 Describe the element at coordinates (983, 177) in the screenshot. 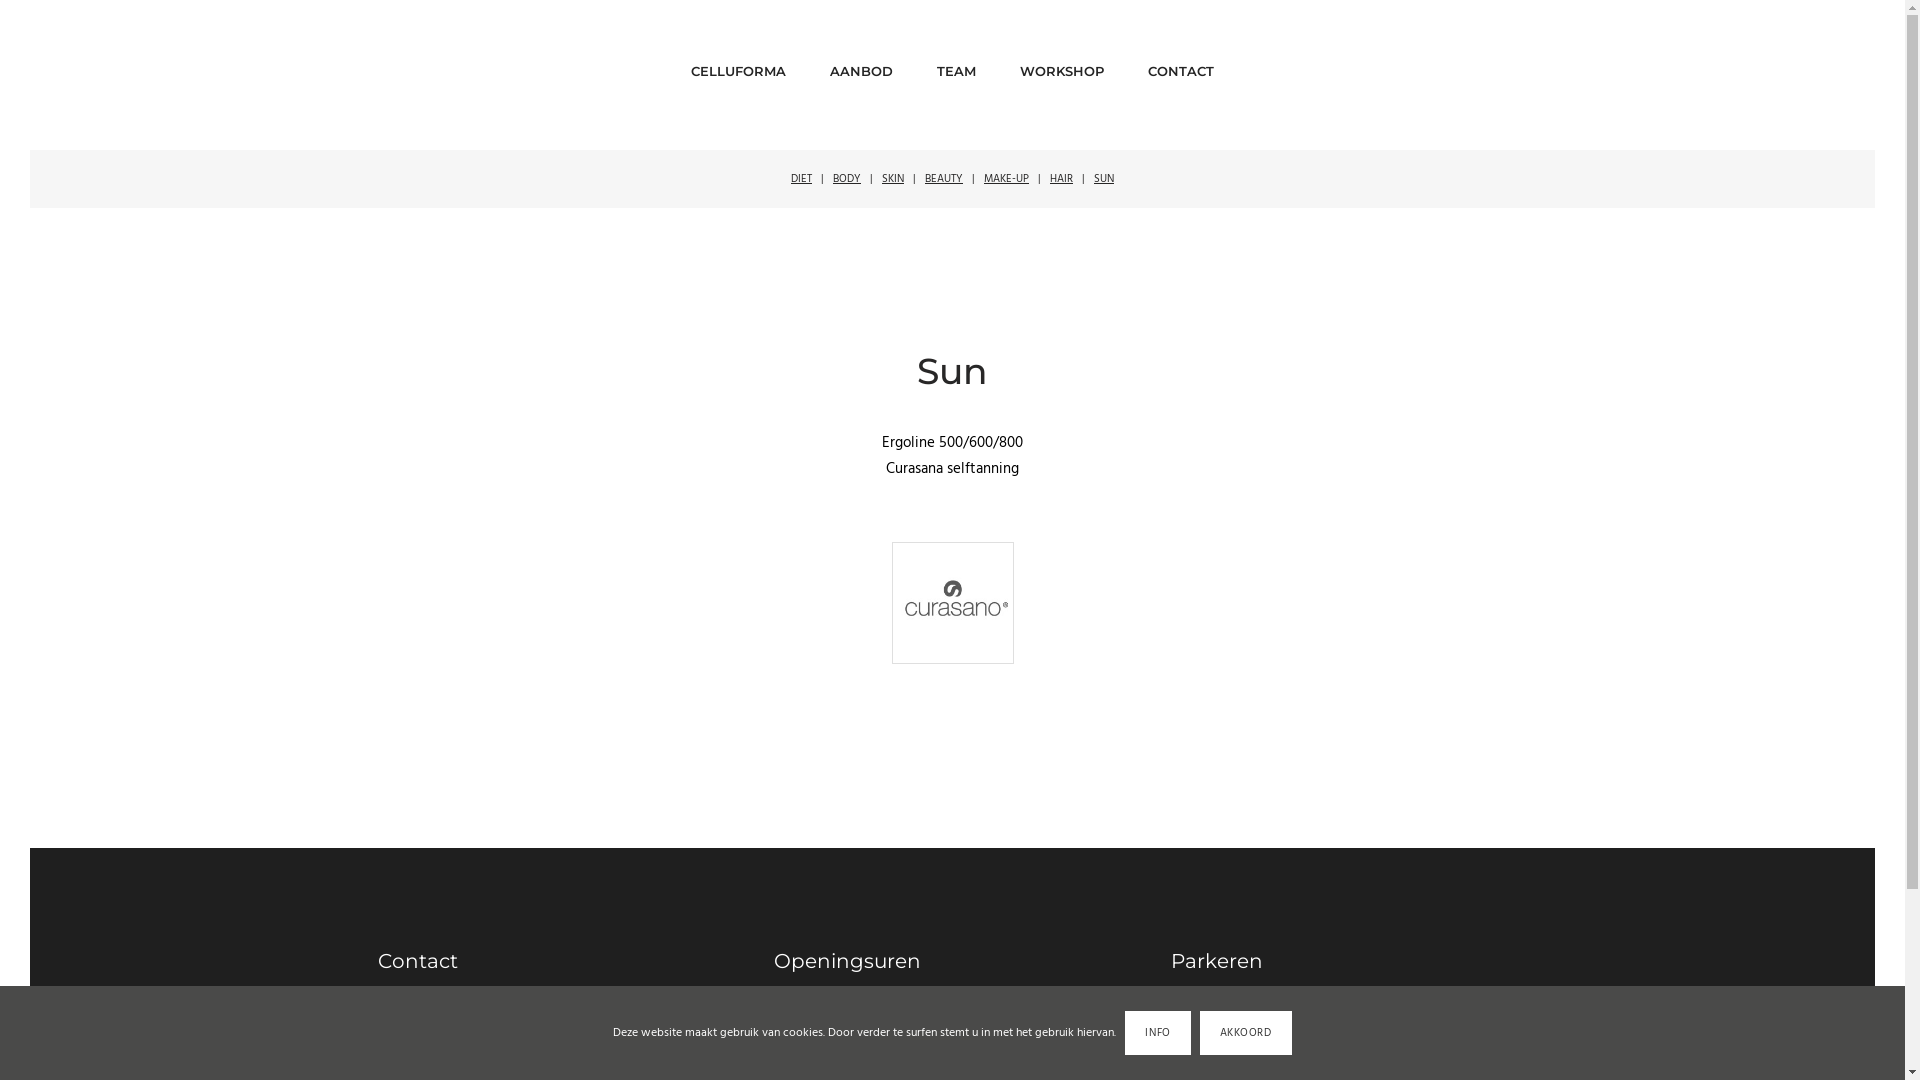

I see `'MAKE-UP'` at that location.